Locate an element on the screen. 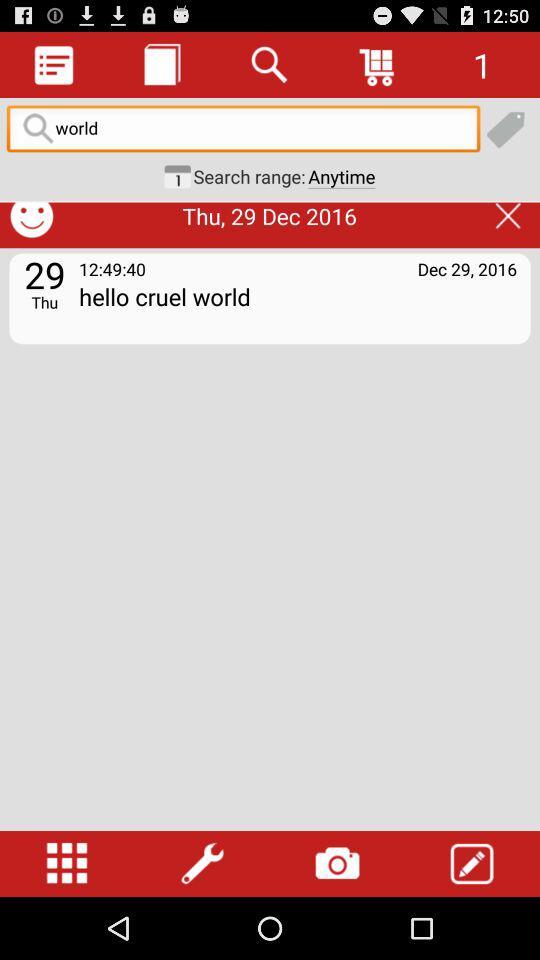  anytime is located at coordinates (340, 175).